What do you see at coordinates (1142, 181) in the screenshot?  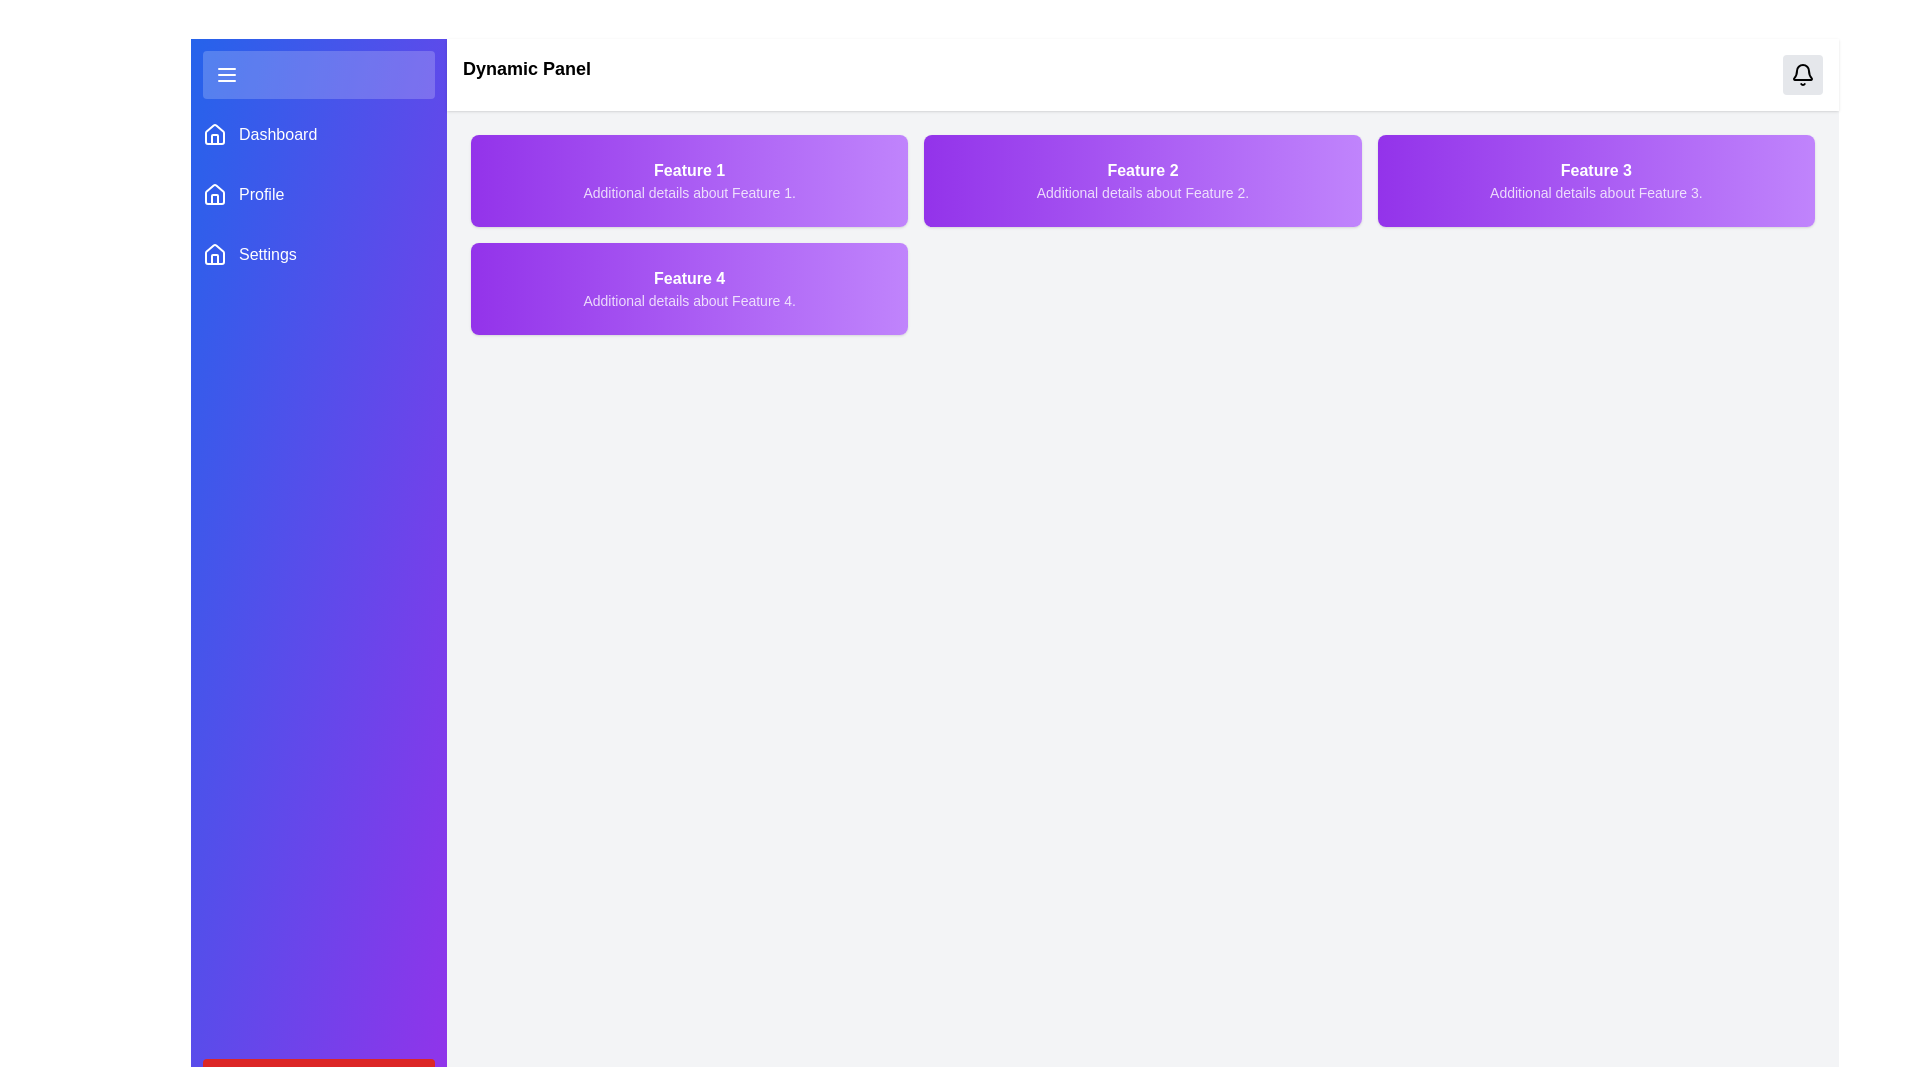 I see `the feature presentation card located in the middle column of a three-column layout for further interaction` at bounding box center [1142, 181].